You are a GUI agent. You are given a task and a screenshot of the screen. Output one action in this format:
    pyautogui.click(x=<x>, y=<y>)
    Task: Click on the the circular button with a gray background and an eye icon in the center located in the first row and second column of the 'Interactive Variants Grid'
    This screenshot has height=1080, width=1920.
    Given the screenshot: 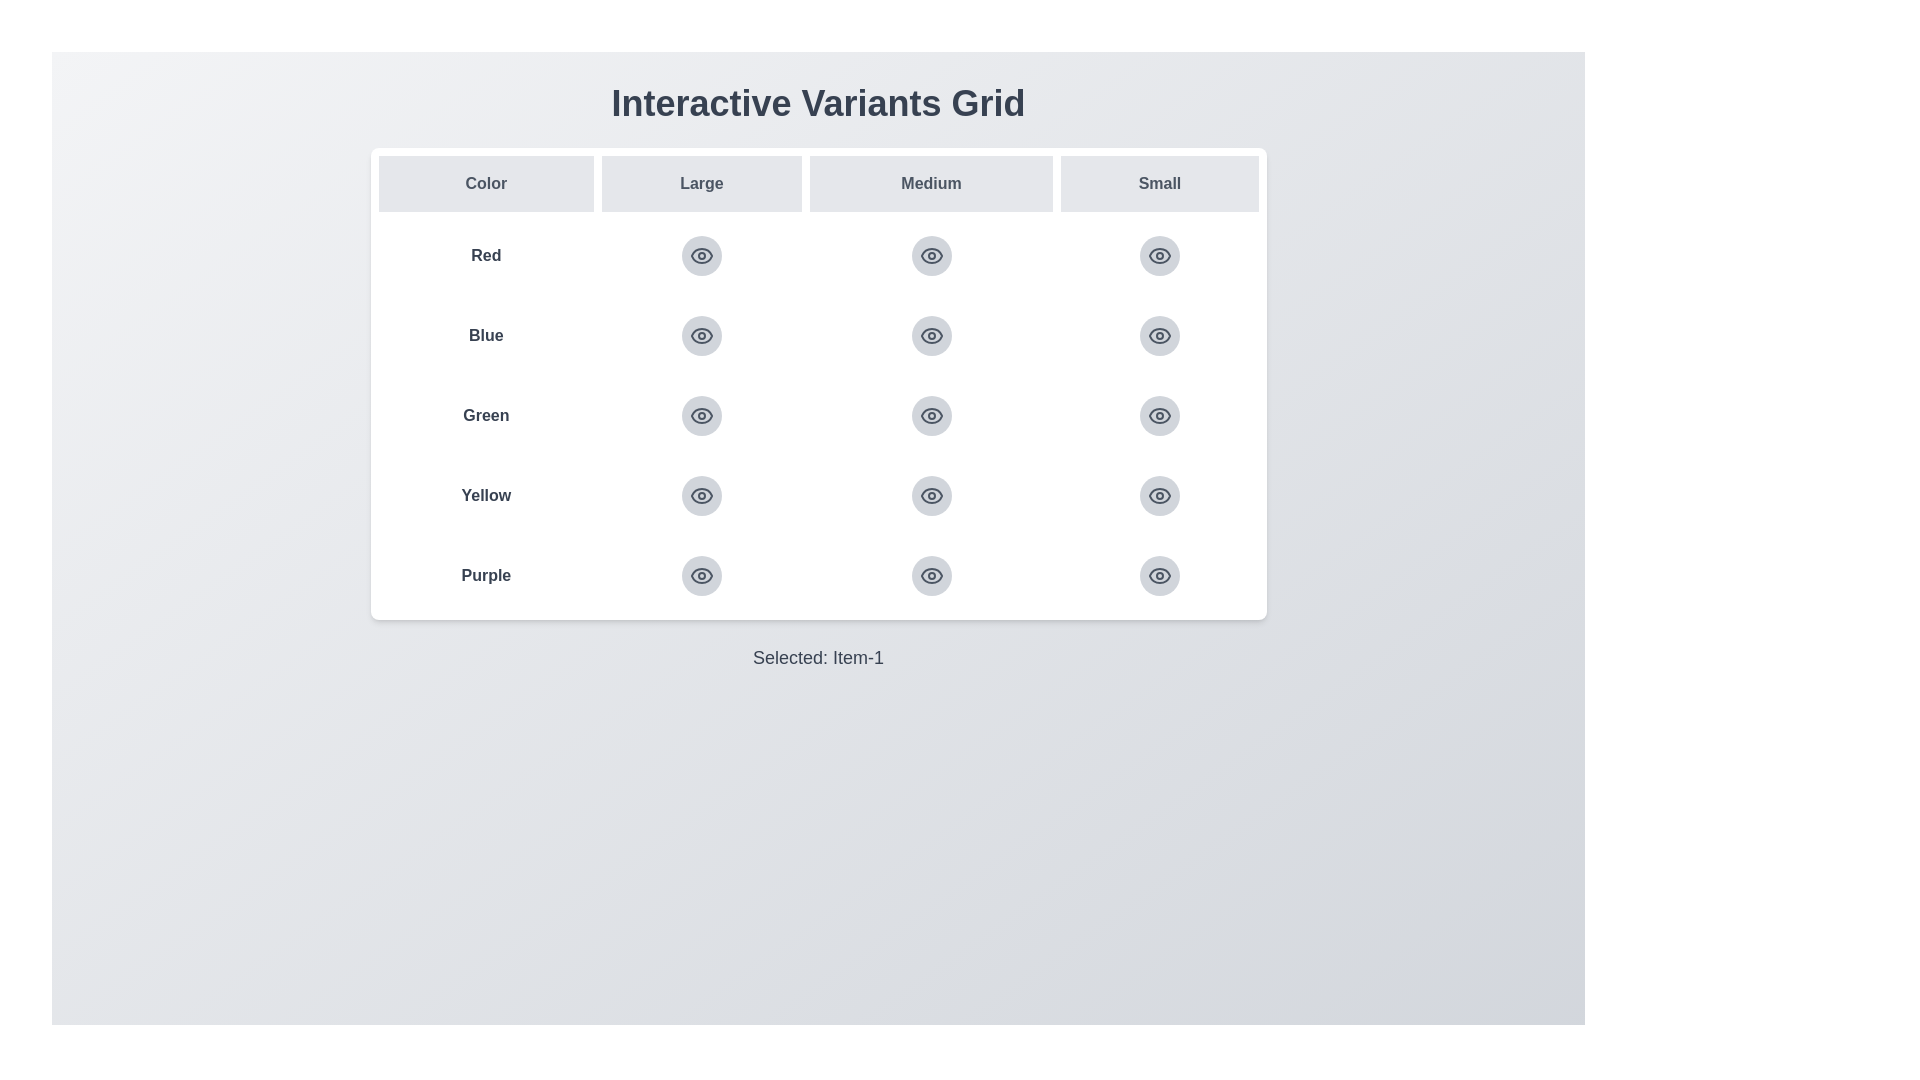 What is the action you would take?
    pyautogui.click(x=701, y=254)
    